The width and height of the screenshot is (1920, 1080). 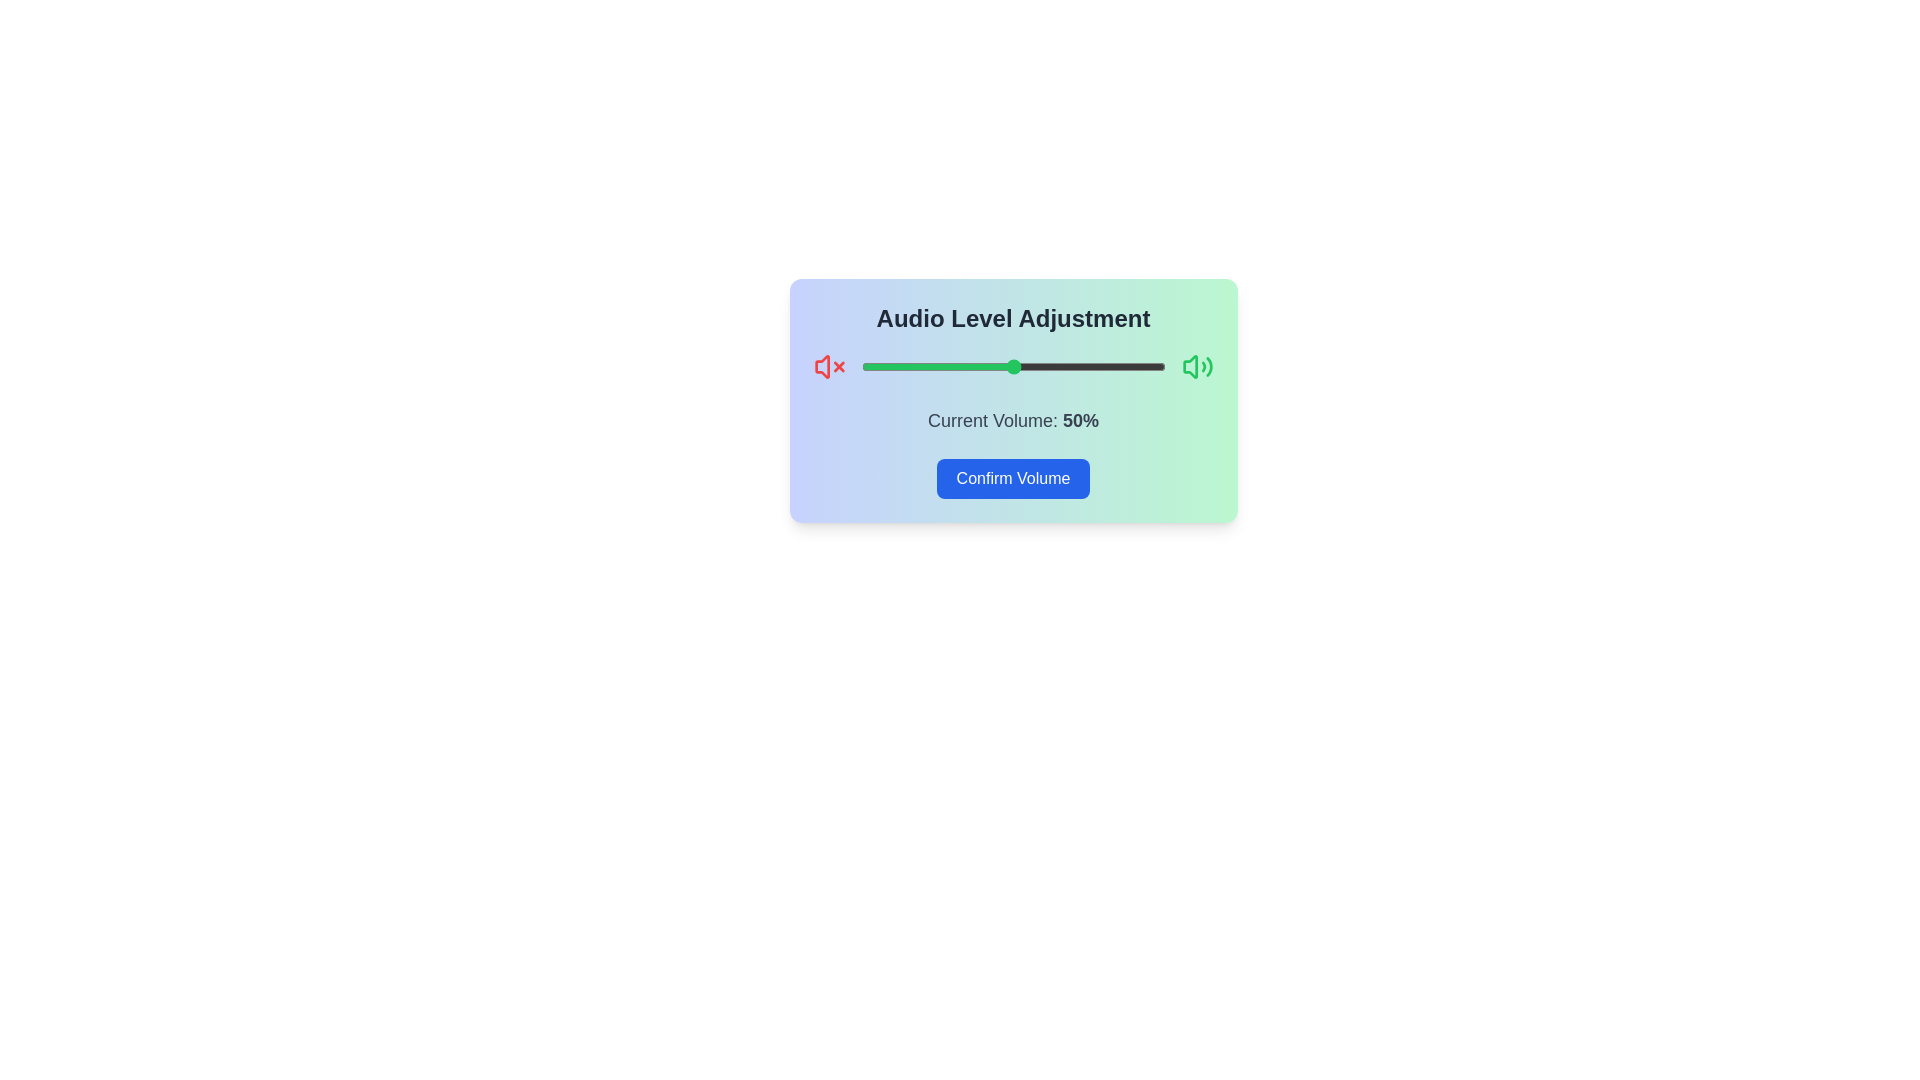 I want to click on 'Confirm Volume' button to confirm the current volume setting, so click(x=1013, y=478).